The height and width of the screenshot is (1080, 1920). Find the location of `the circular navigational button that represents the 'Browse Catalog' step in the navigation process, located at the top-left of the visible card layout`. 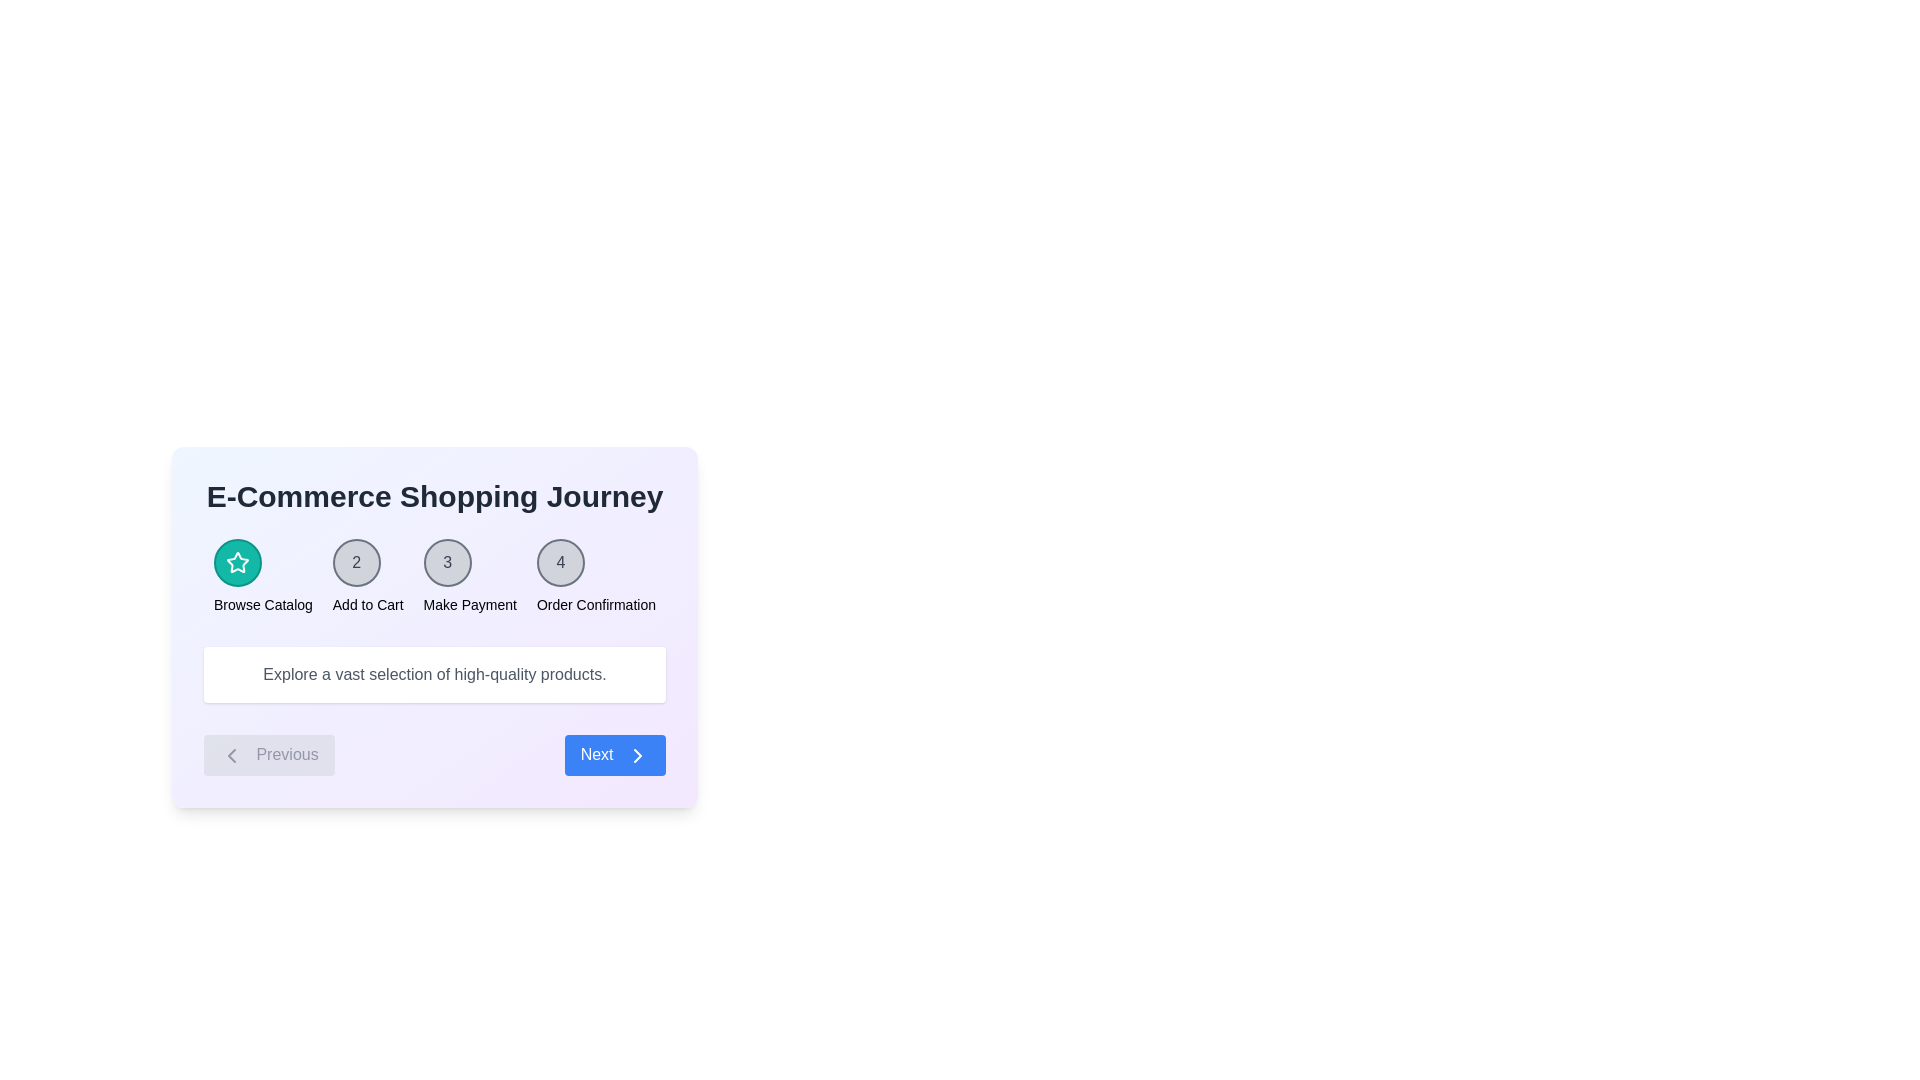

the circular navigational button that represents the 'Browse Catalog' step in the navigation process, located at the top-left of the visible card layout is located at coordinates (237, 563).